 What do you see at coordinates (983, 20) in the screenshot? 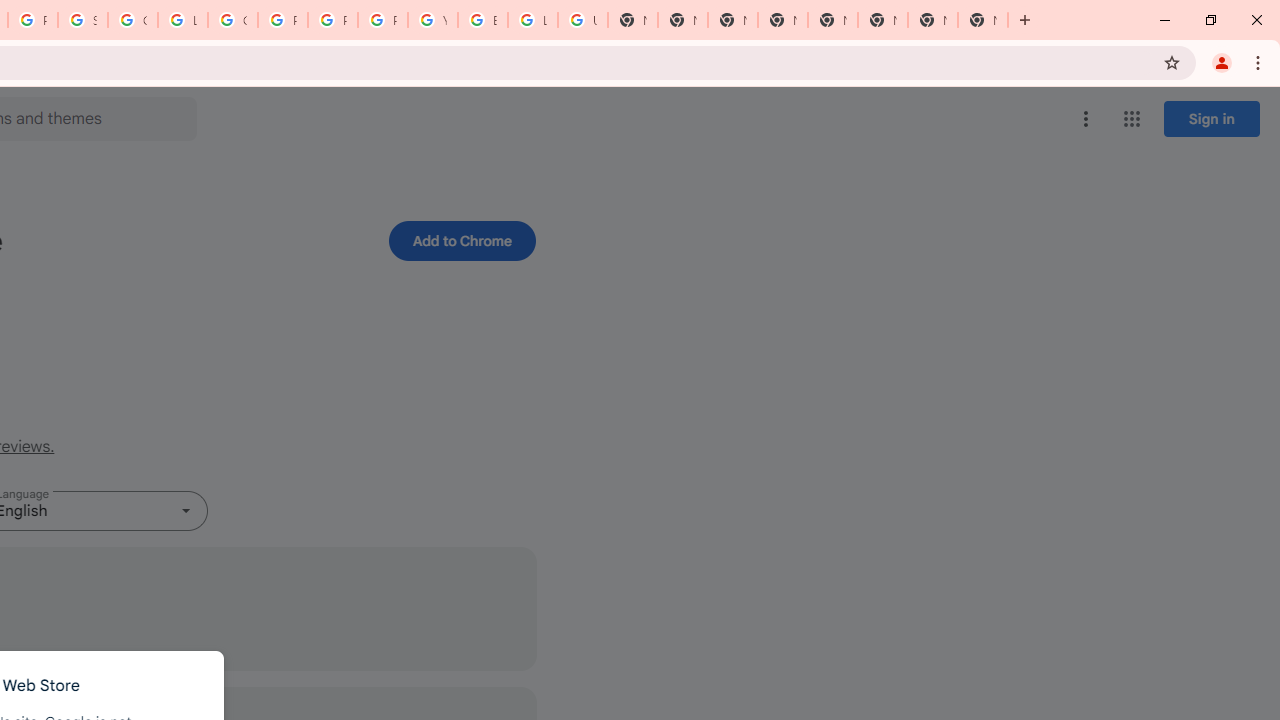
I see `'New Tab'` at bounding box center [983, 20].